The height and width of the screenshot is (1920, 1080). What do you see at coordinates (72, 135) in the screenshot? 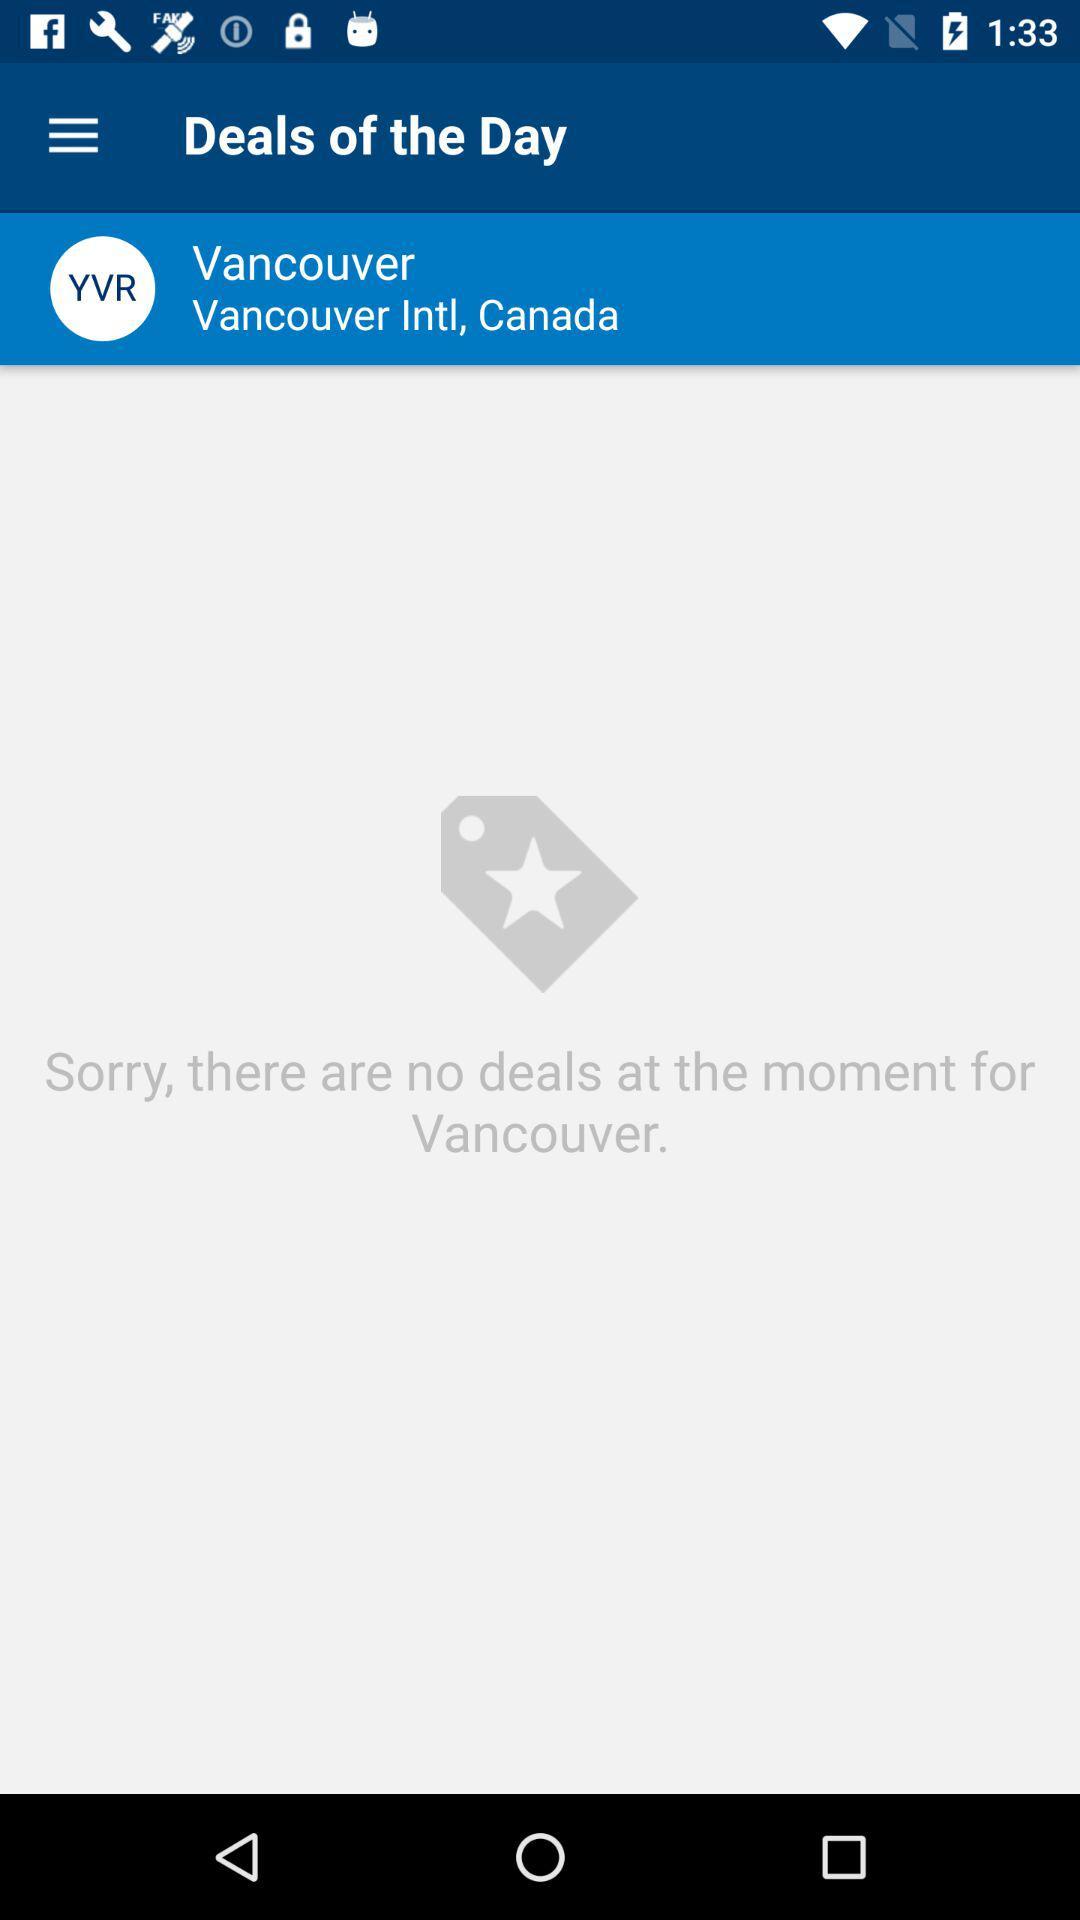
I see `the icon next to the deals of the item` at bounding box center [72, 135].